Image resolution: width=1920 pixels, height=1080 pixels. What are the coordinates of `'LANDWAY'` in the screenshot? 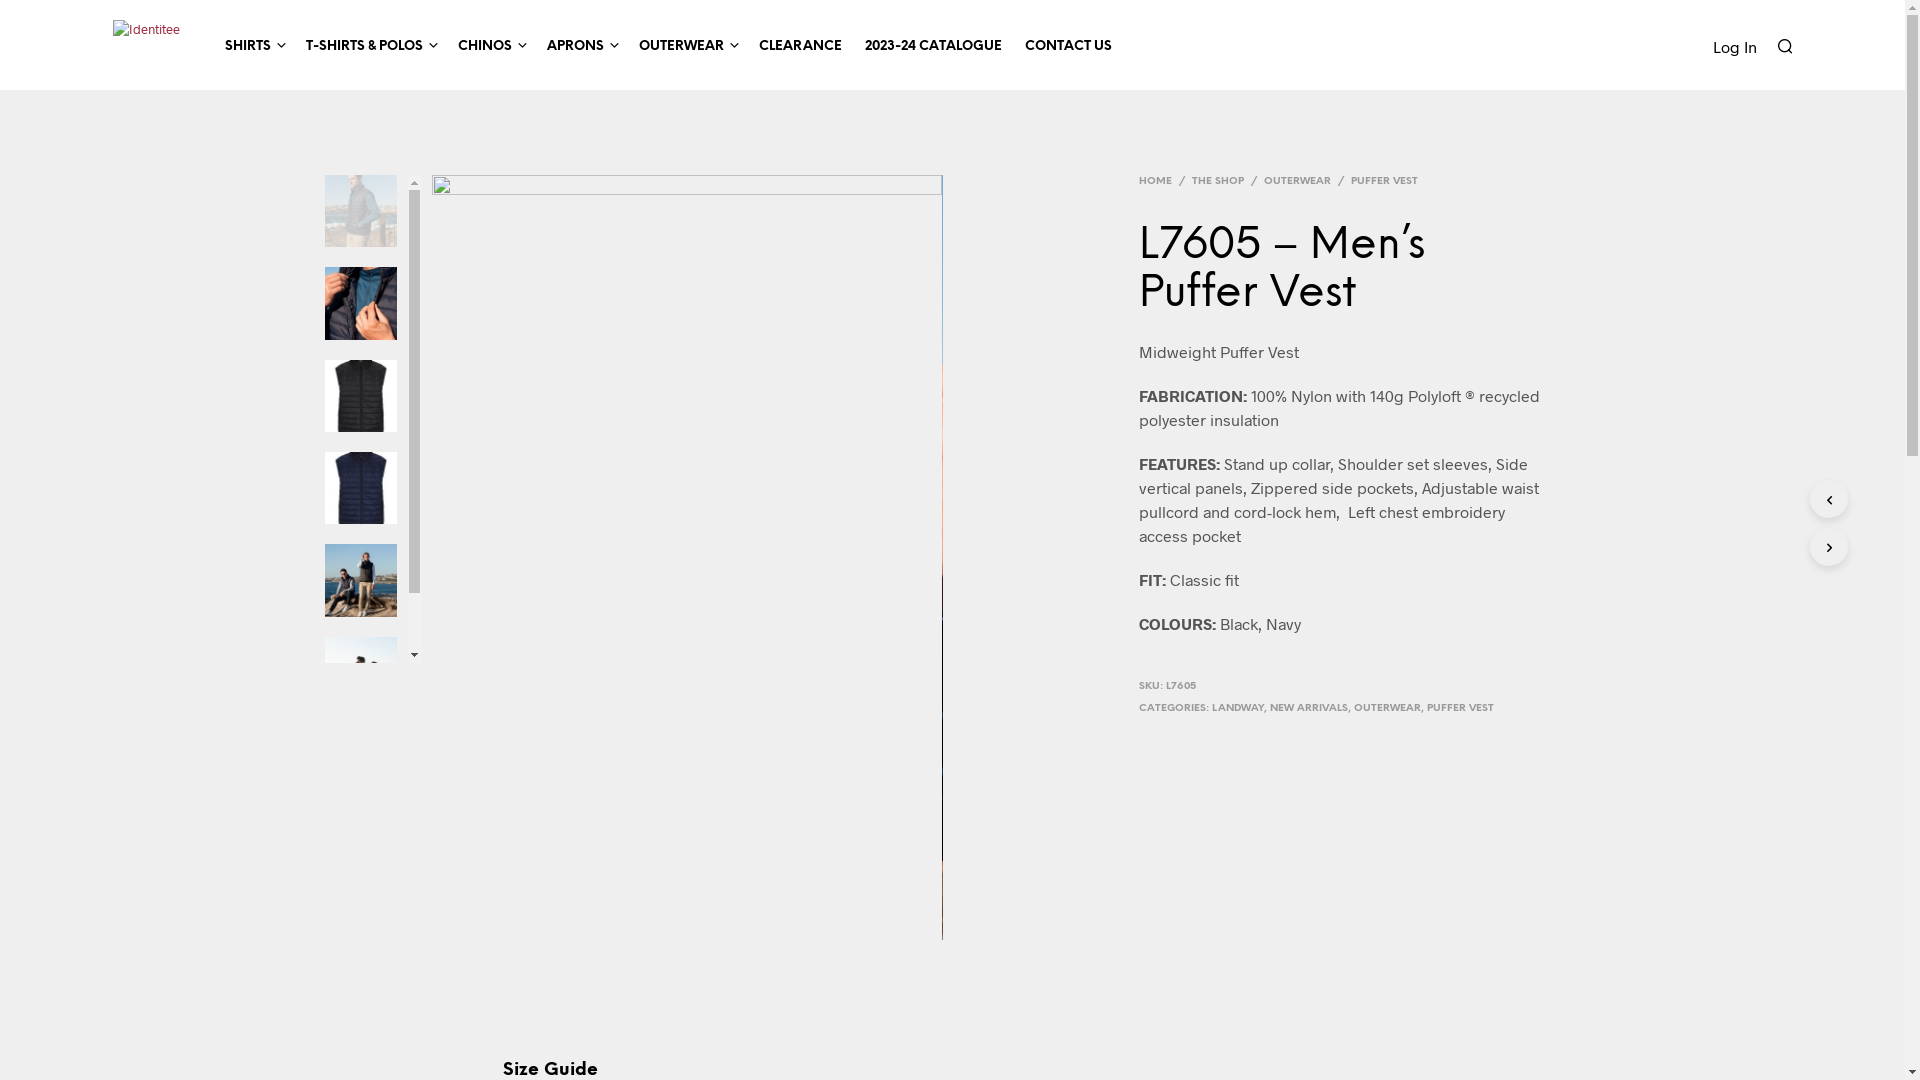 It's located at (1237, 707).